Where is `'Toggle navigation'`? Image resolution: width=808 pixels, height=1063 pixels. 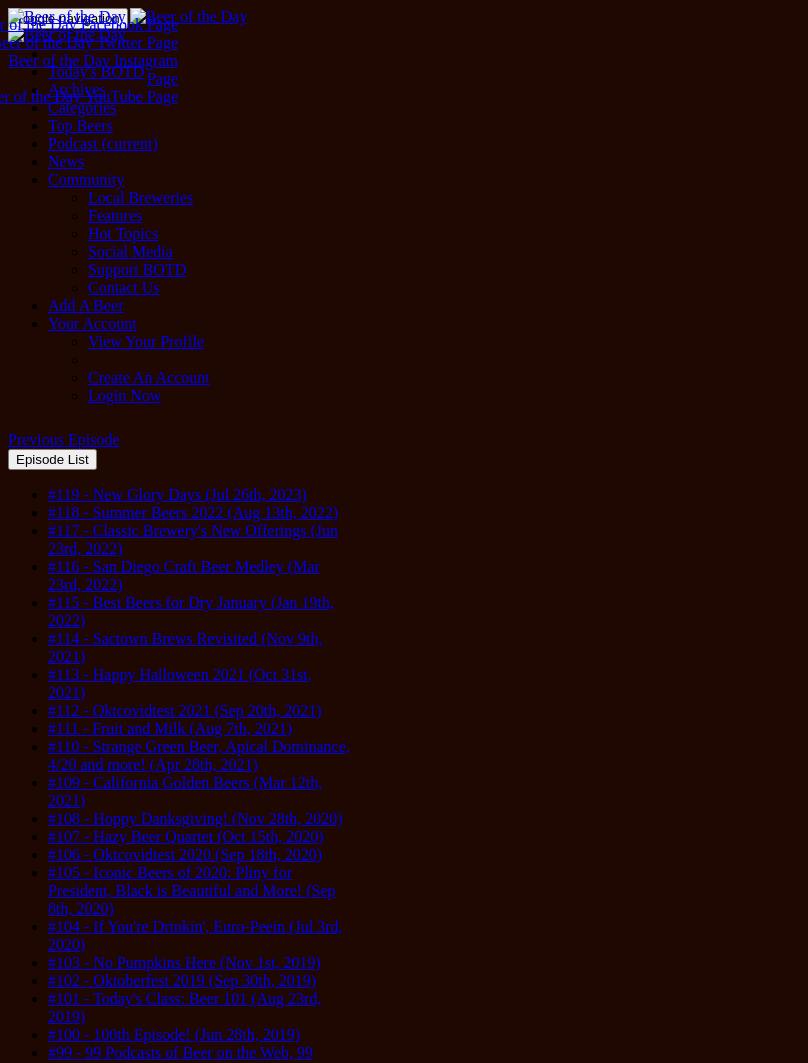
'Toggle navigation' is located at coordinates (15, 18).